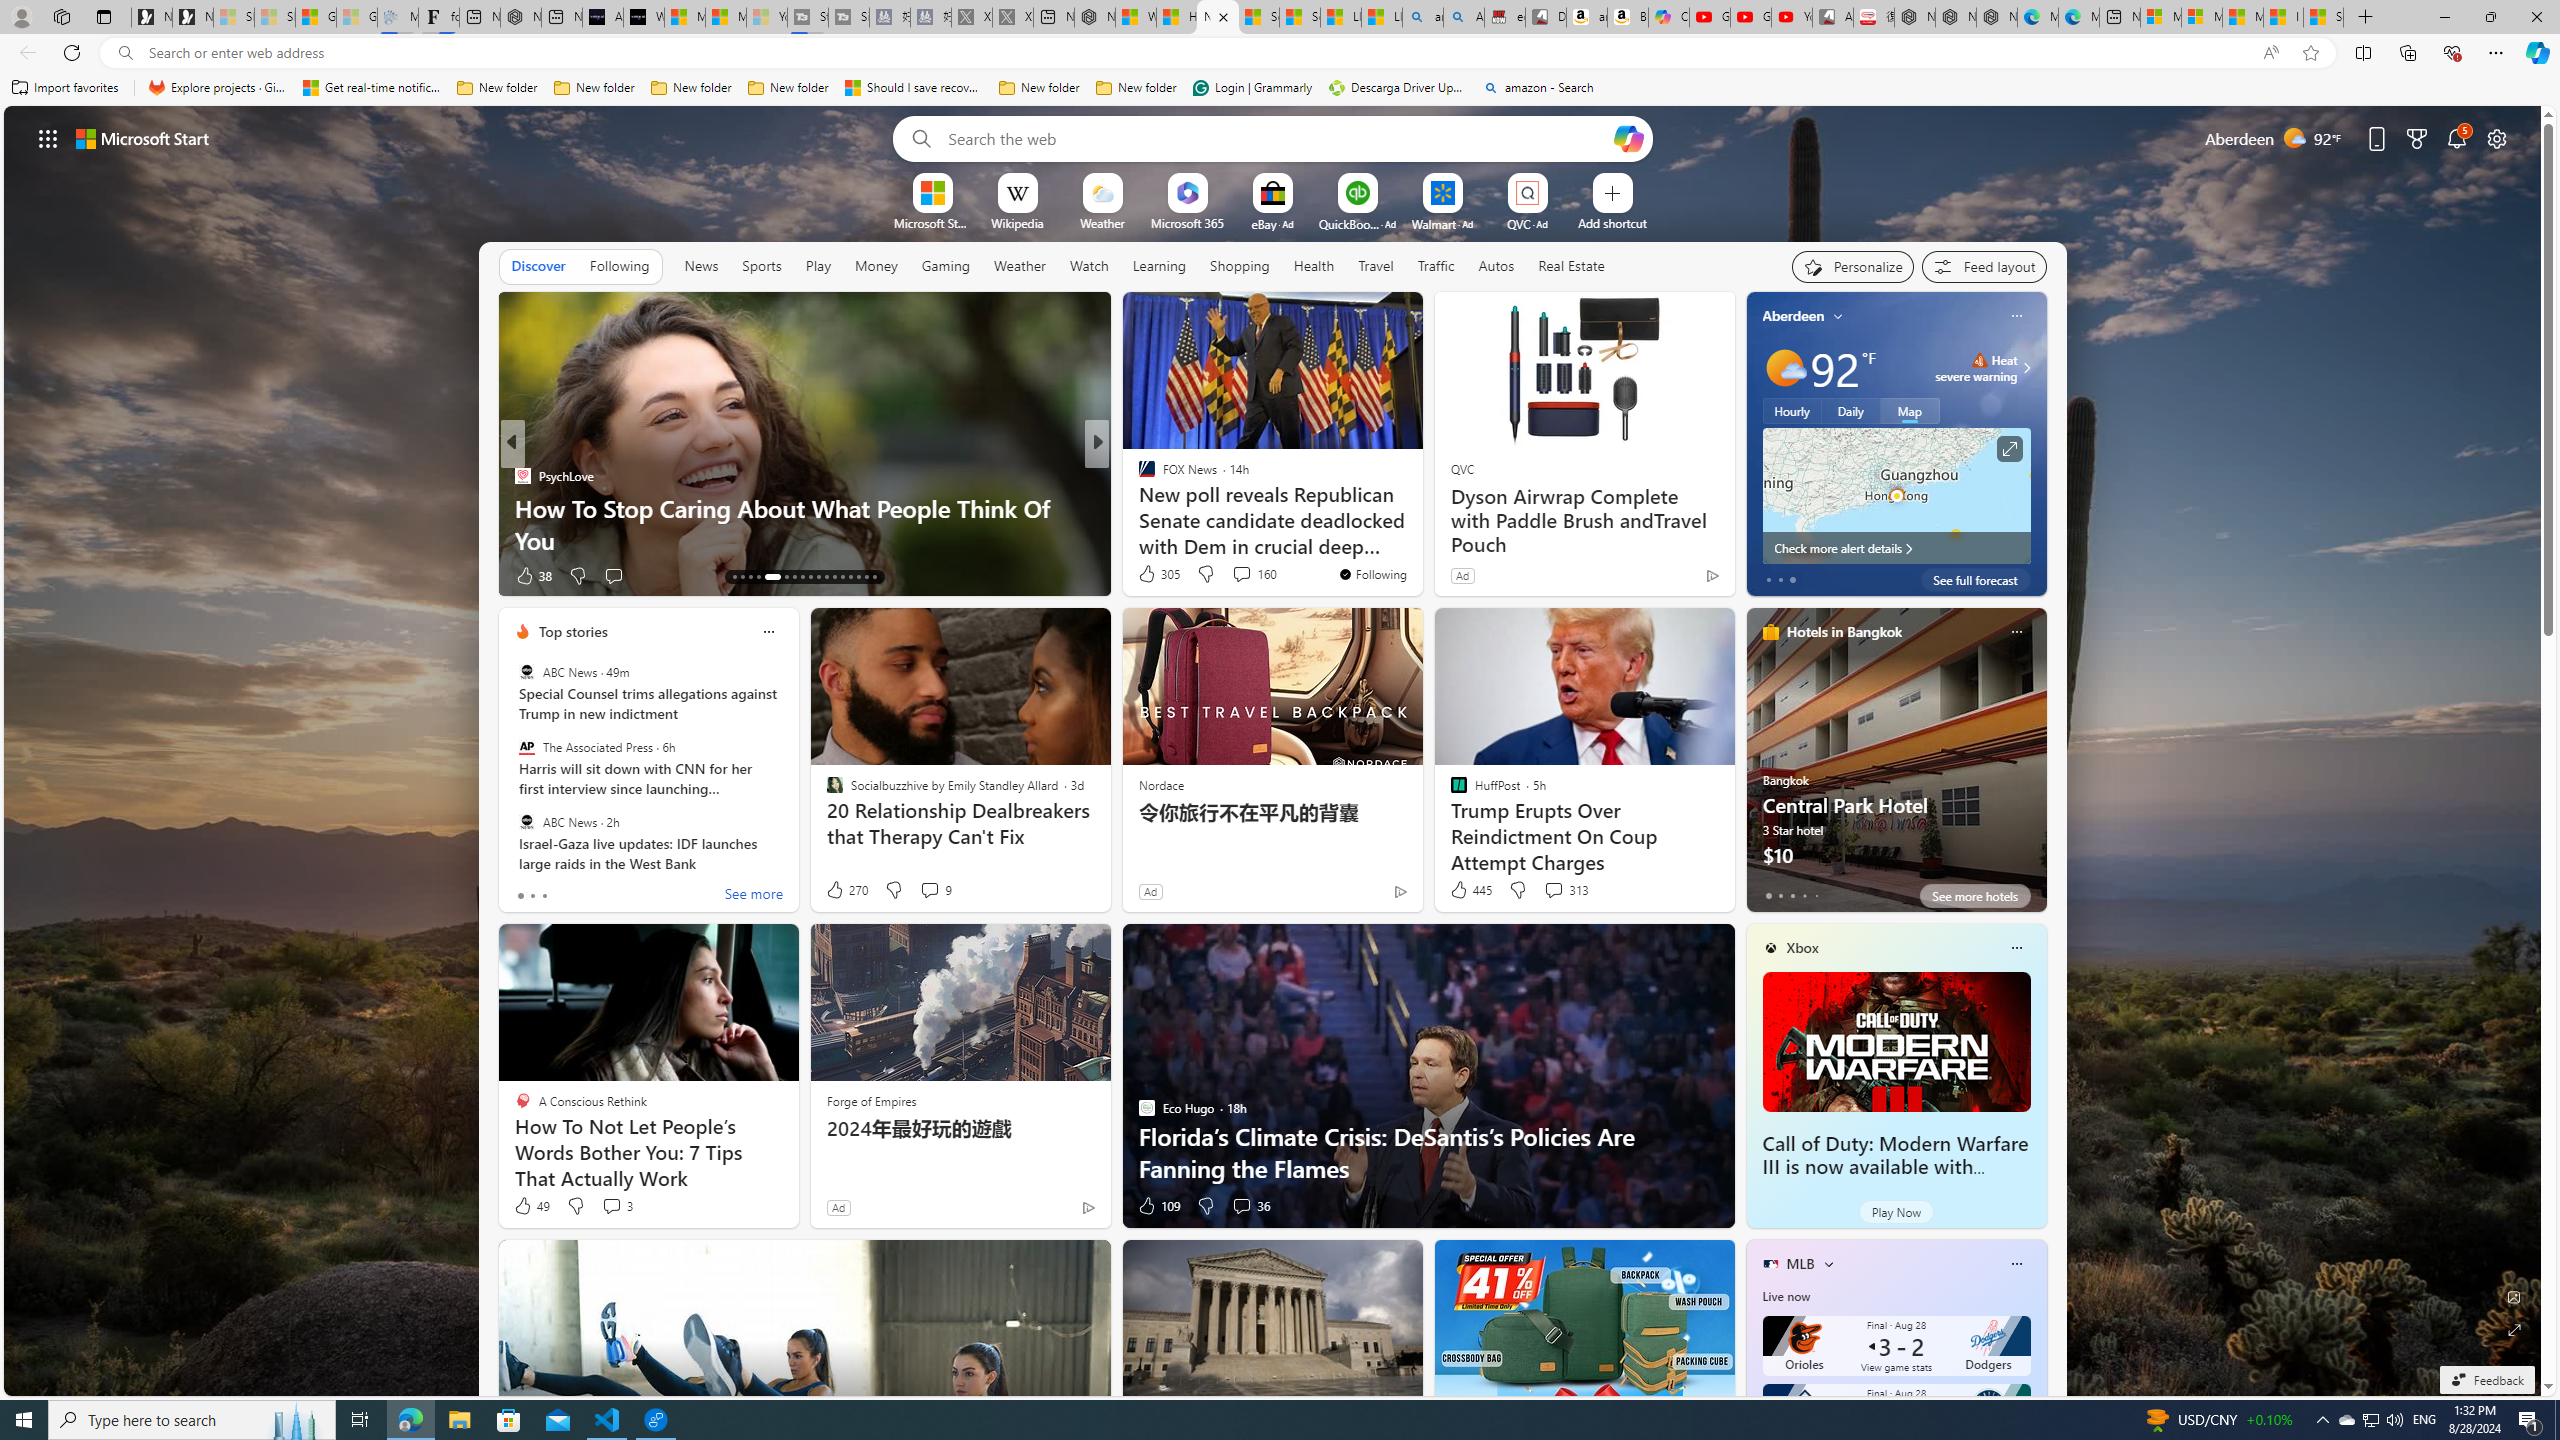 This screenshot has height=1440, width=2560. Describe the element at coordinates (1227, 574) in the screenshot. I see `'View comments 26 Comment'` at that location.